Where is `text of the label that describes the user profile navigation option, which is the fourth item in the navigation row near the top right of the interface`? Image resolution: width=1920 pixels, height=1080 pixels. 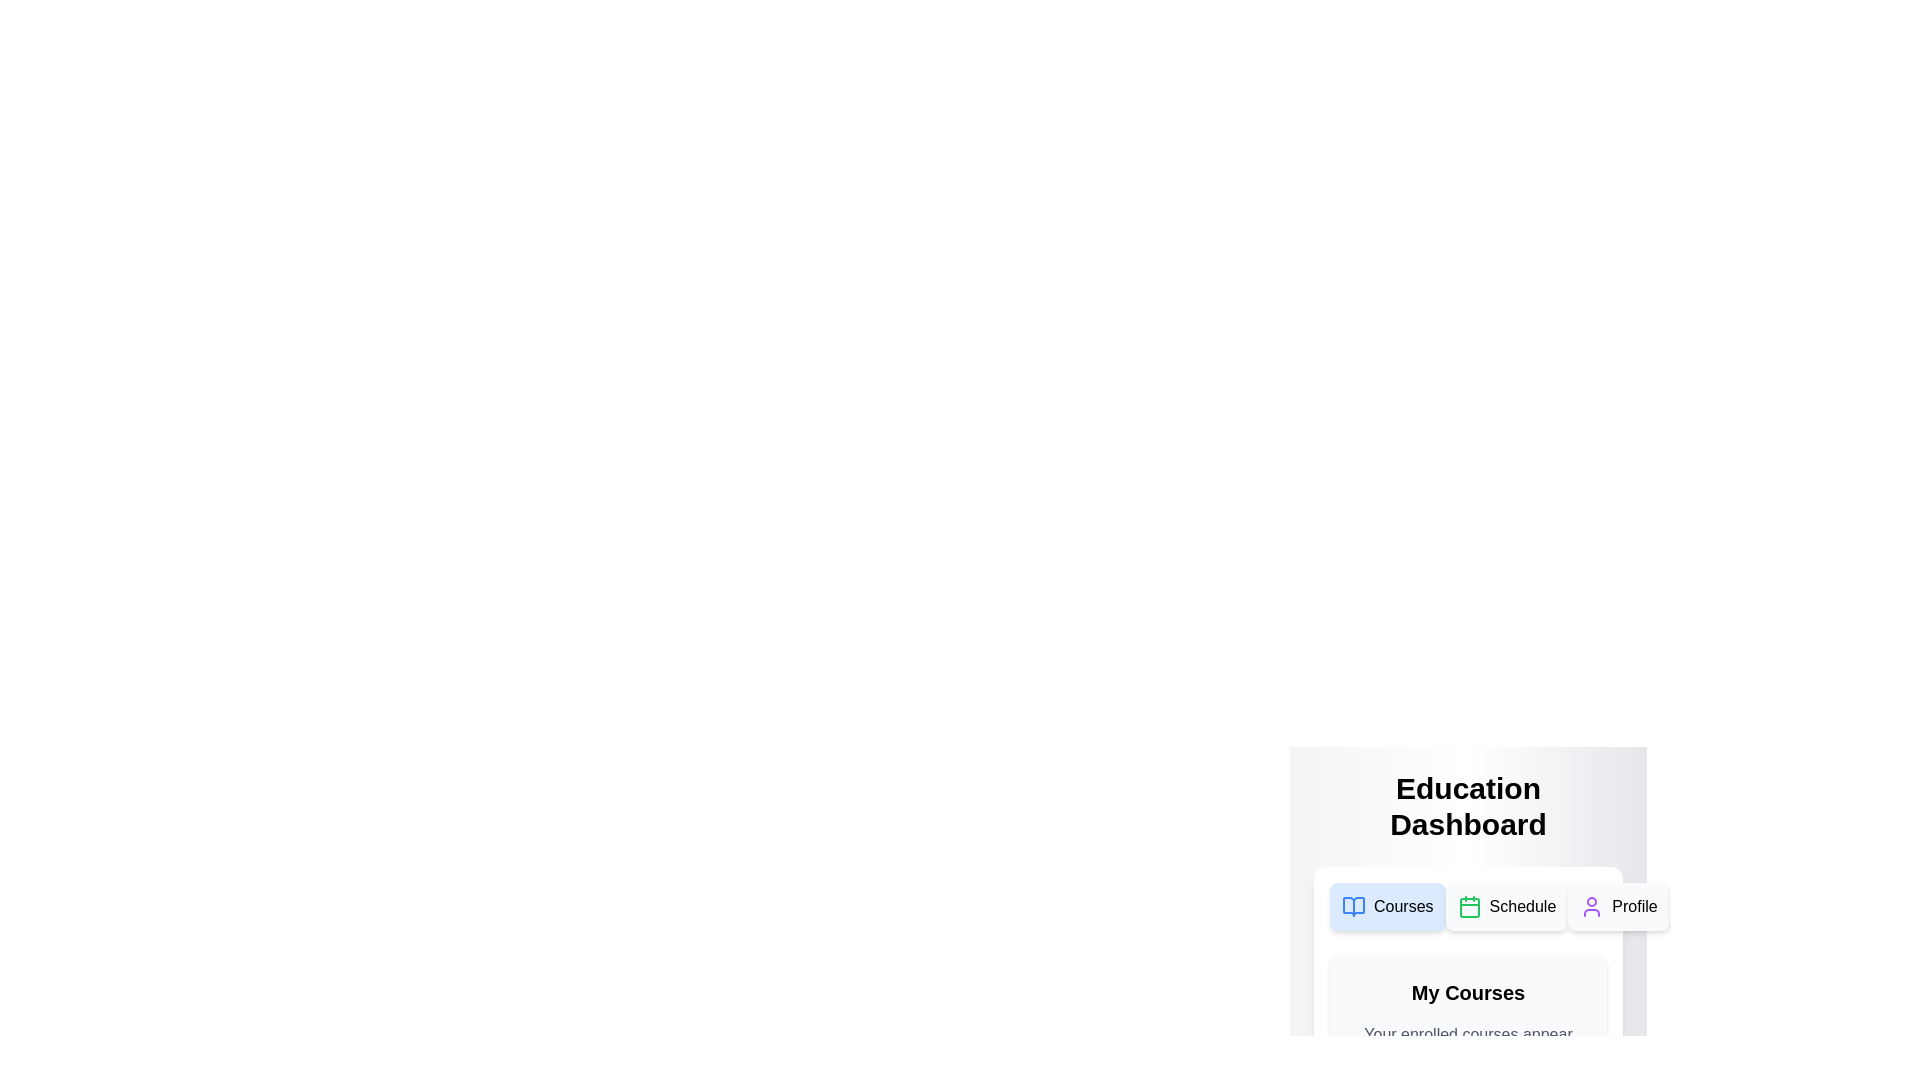
text of the label that describes the user profile navigation option, which is the fourth item in the navigation row near the top right of the interface is located at coordinates (1635, 906).